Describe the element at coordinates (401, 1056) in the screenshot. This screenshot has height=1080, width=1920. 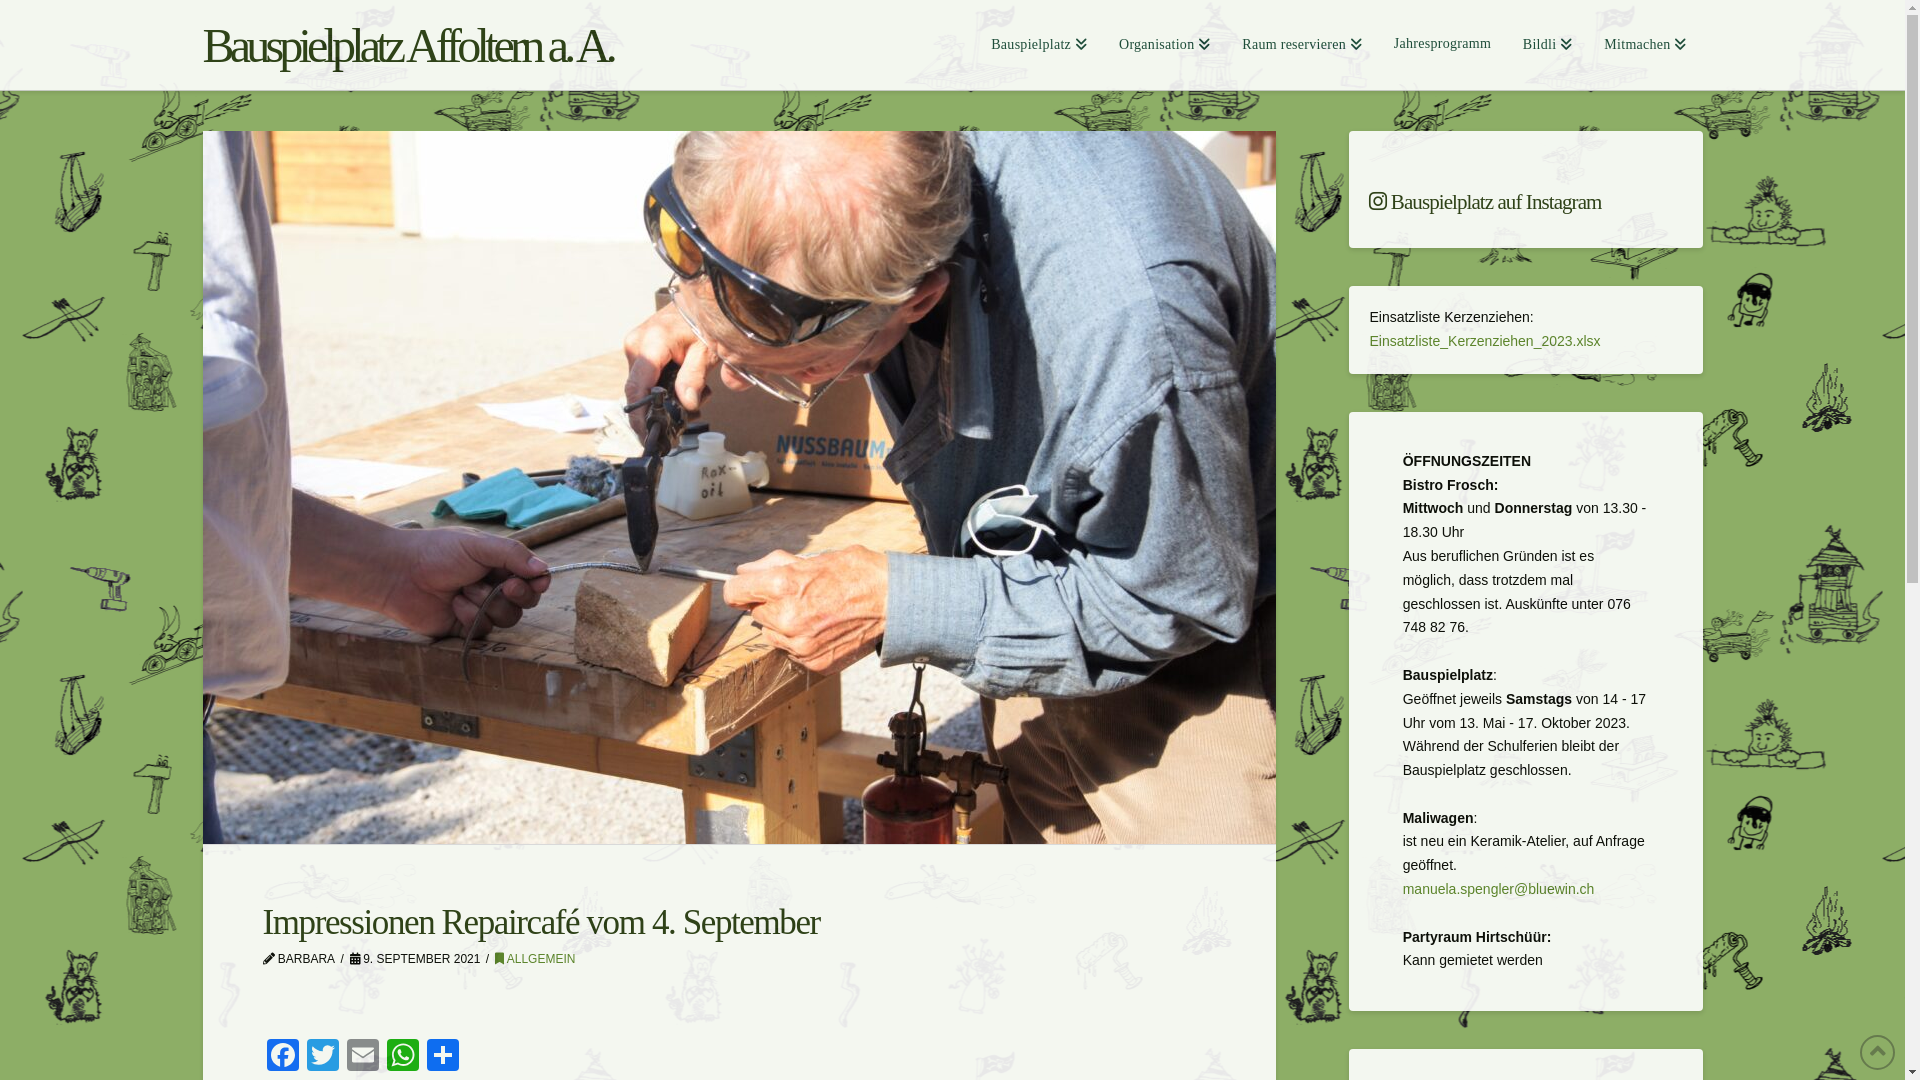
I see `'WhatsApp'` at that location.